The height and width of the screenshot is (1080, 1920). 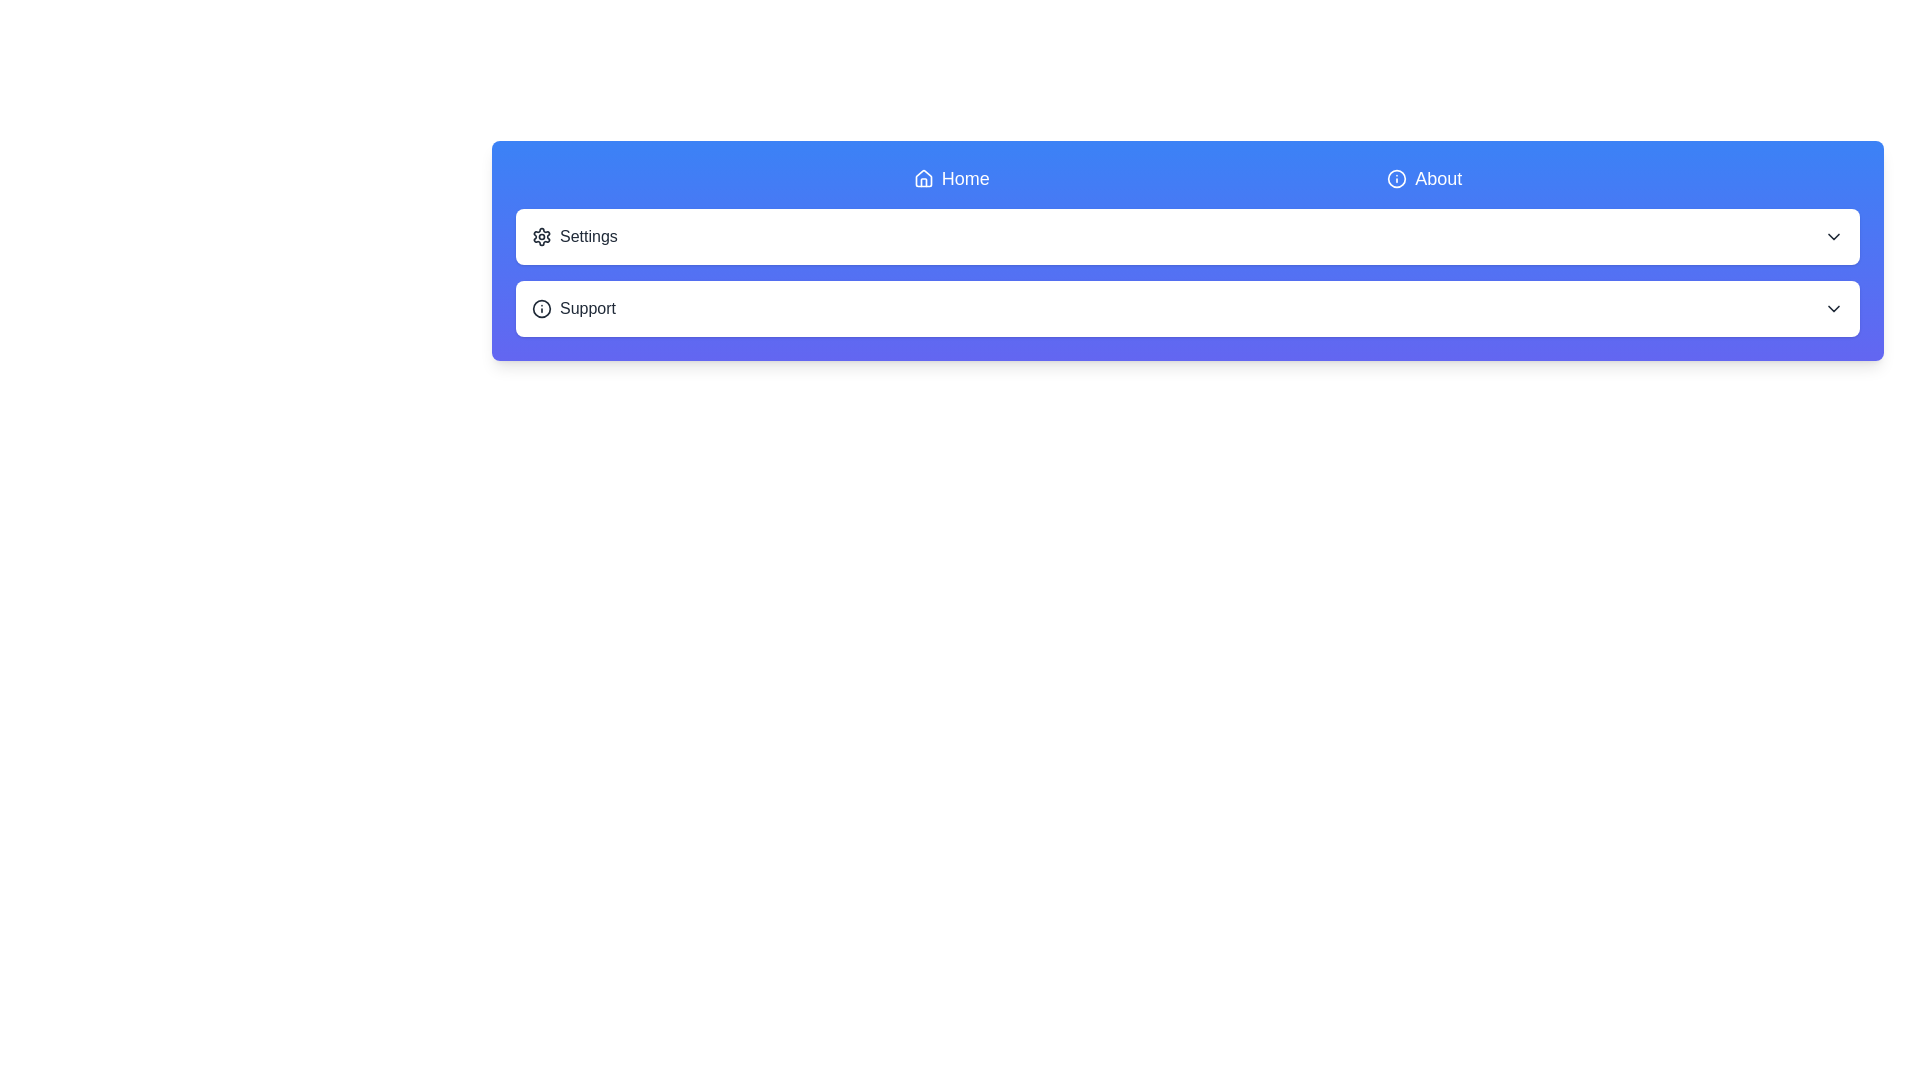 What do you see at coordinates (965, 177) in the screenshot?
I see `the 'Home' text link in the navigation bar` at bounding box center [965, 177].